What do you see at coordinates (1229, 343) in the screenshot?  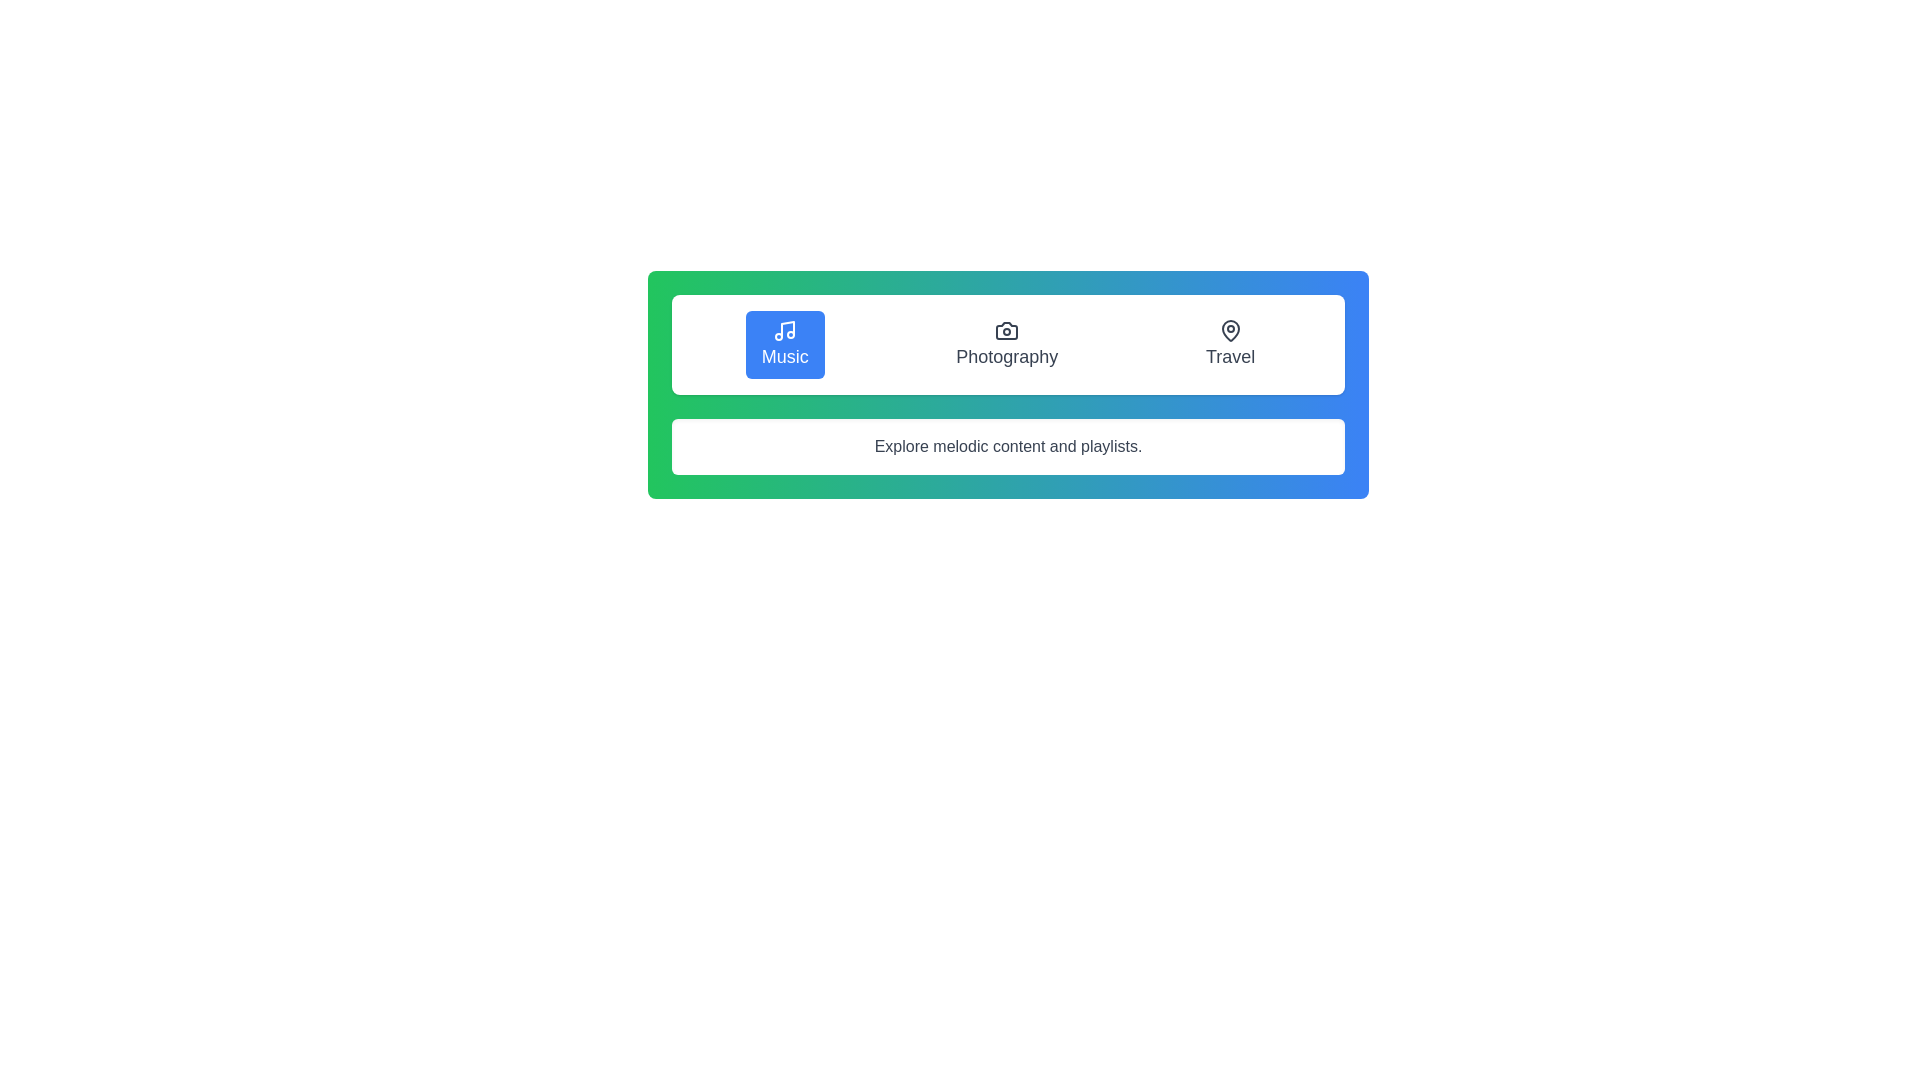 I see `the tab labeled Travel to observe its hover effect` at bounding box center [1229, 343].